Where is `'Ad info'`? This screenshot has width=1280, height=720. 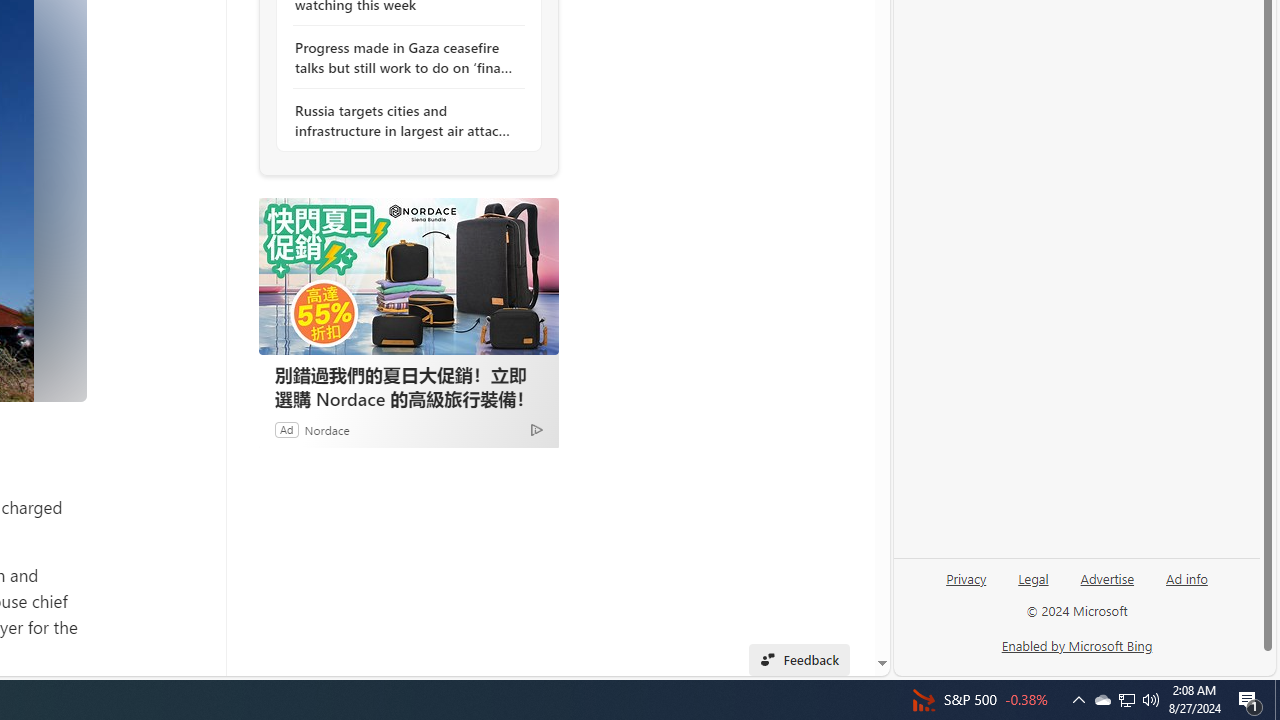
'Ad info' is located at coordinates (1186, 585).